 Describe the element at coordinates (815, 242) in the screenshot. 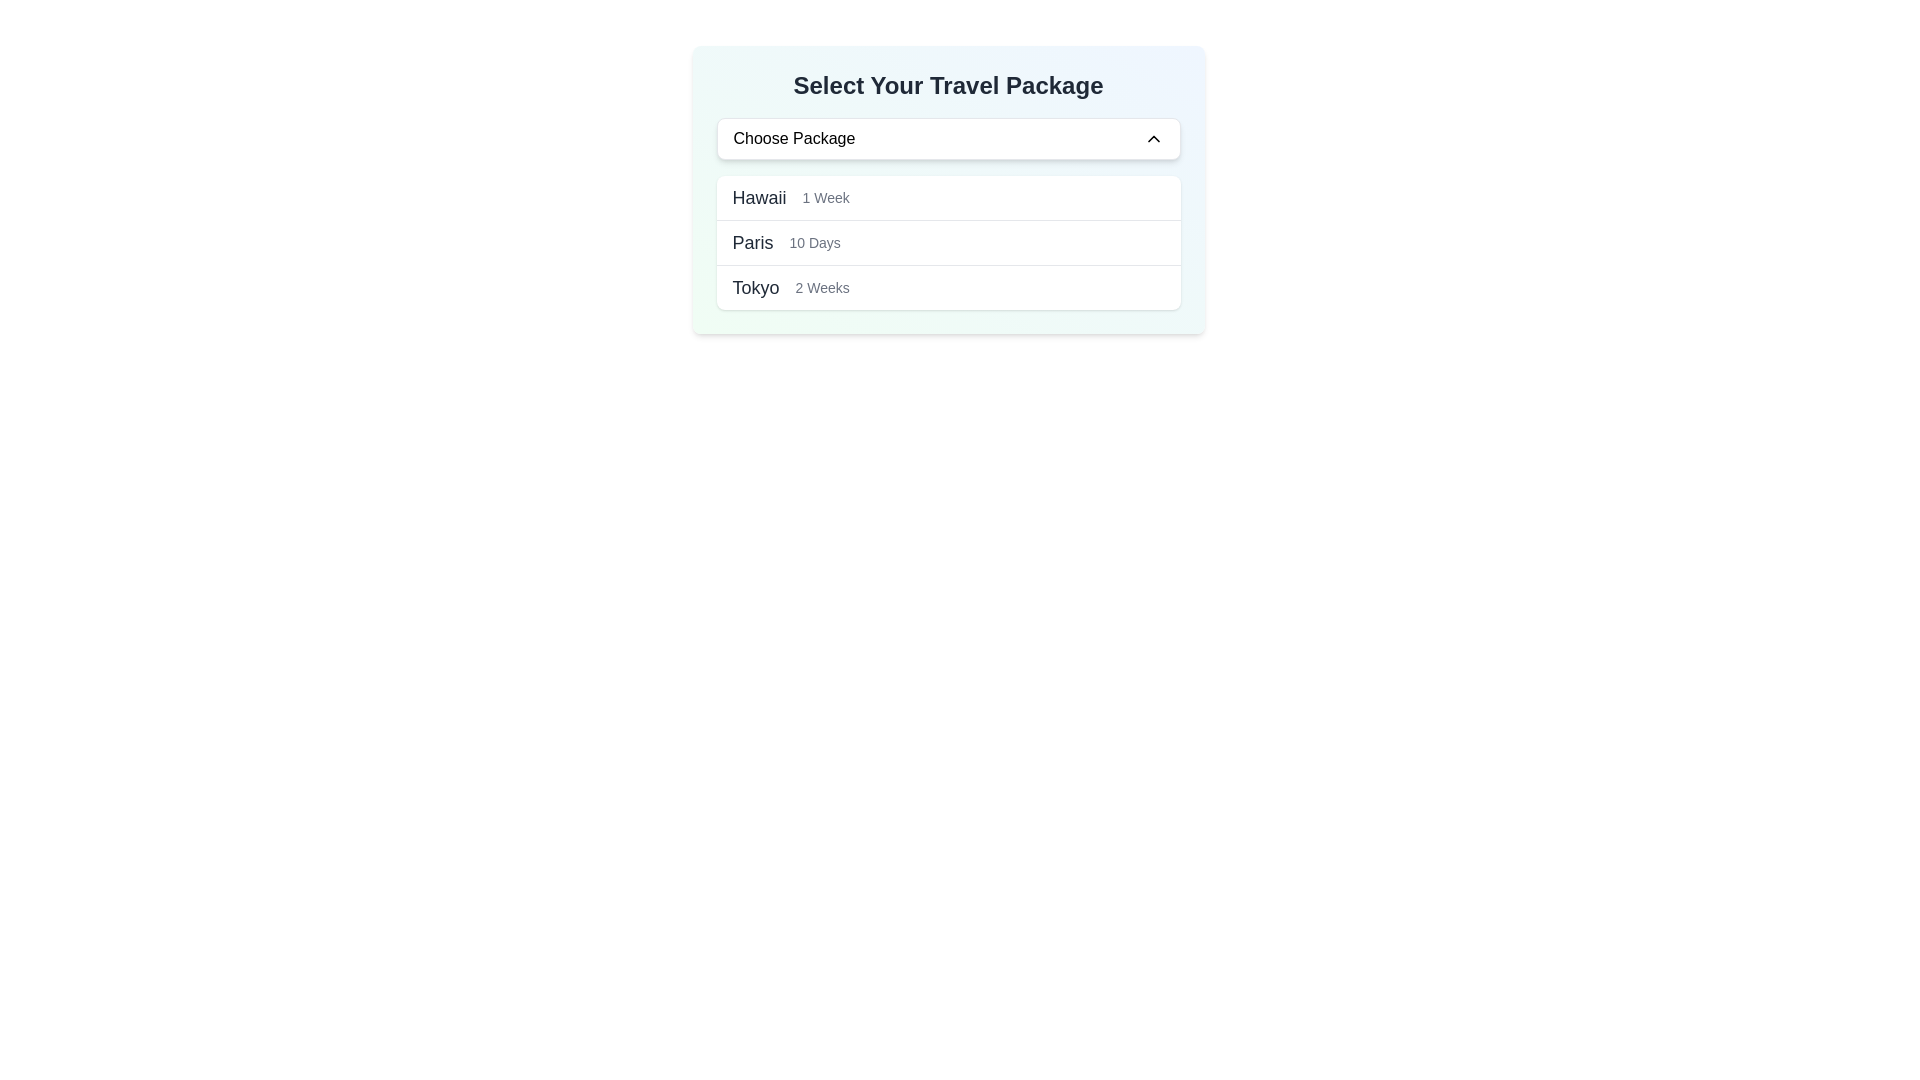

I see `text label displaying '10 Days', which is a small, gray font aligned to the right of 'Paris' in a dropdown list of travel options` at that location.